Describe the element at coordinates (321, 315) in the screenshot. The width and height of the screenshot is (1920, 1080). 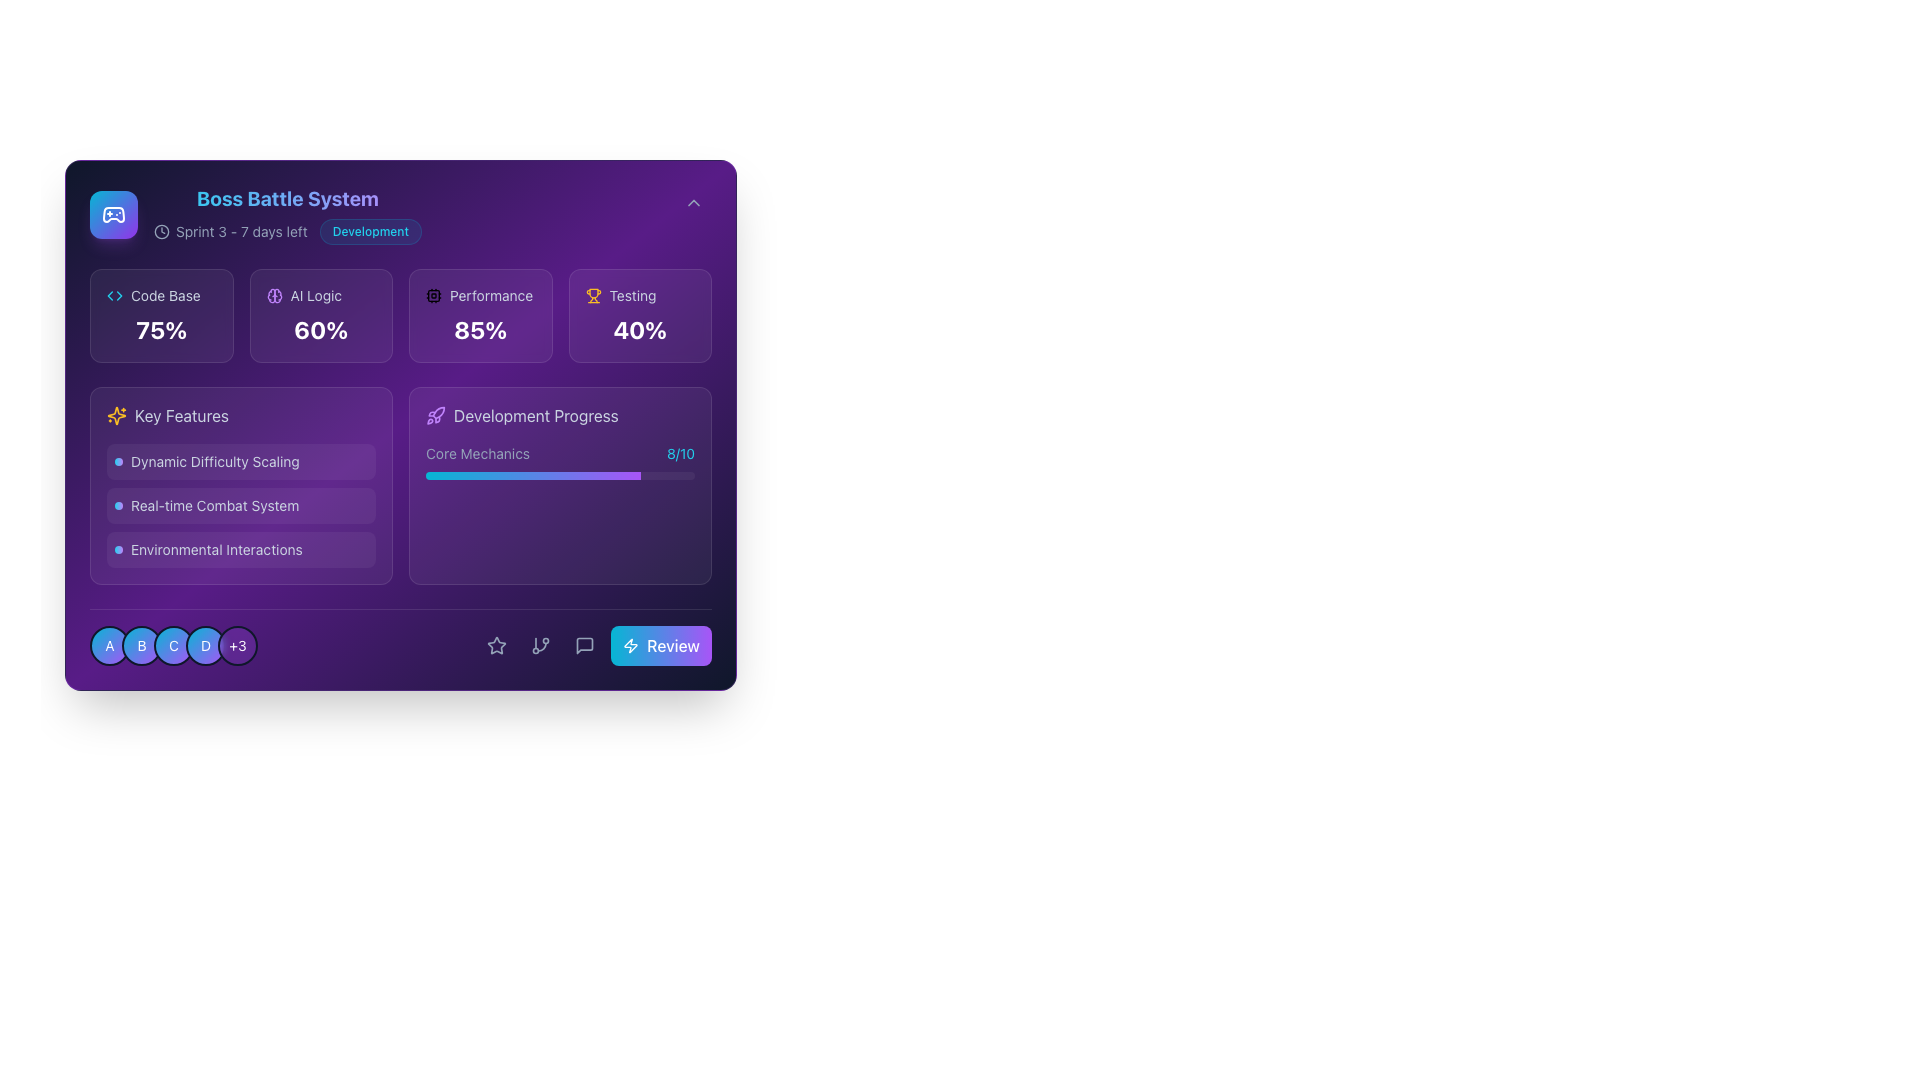
I see `the second card from the left in the top row that visualizes a 60% progress for 'AI Logic'` at that location.